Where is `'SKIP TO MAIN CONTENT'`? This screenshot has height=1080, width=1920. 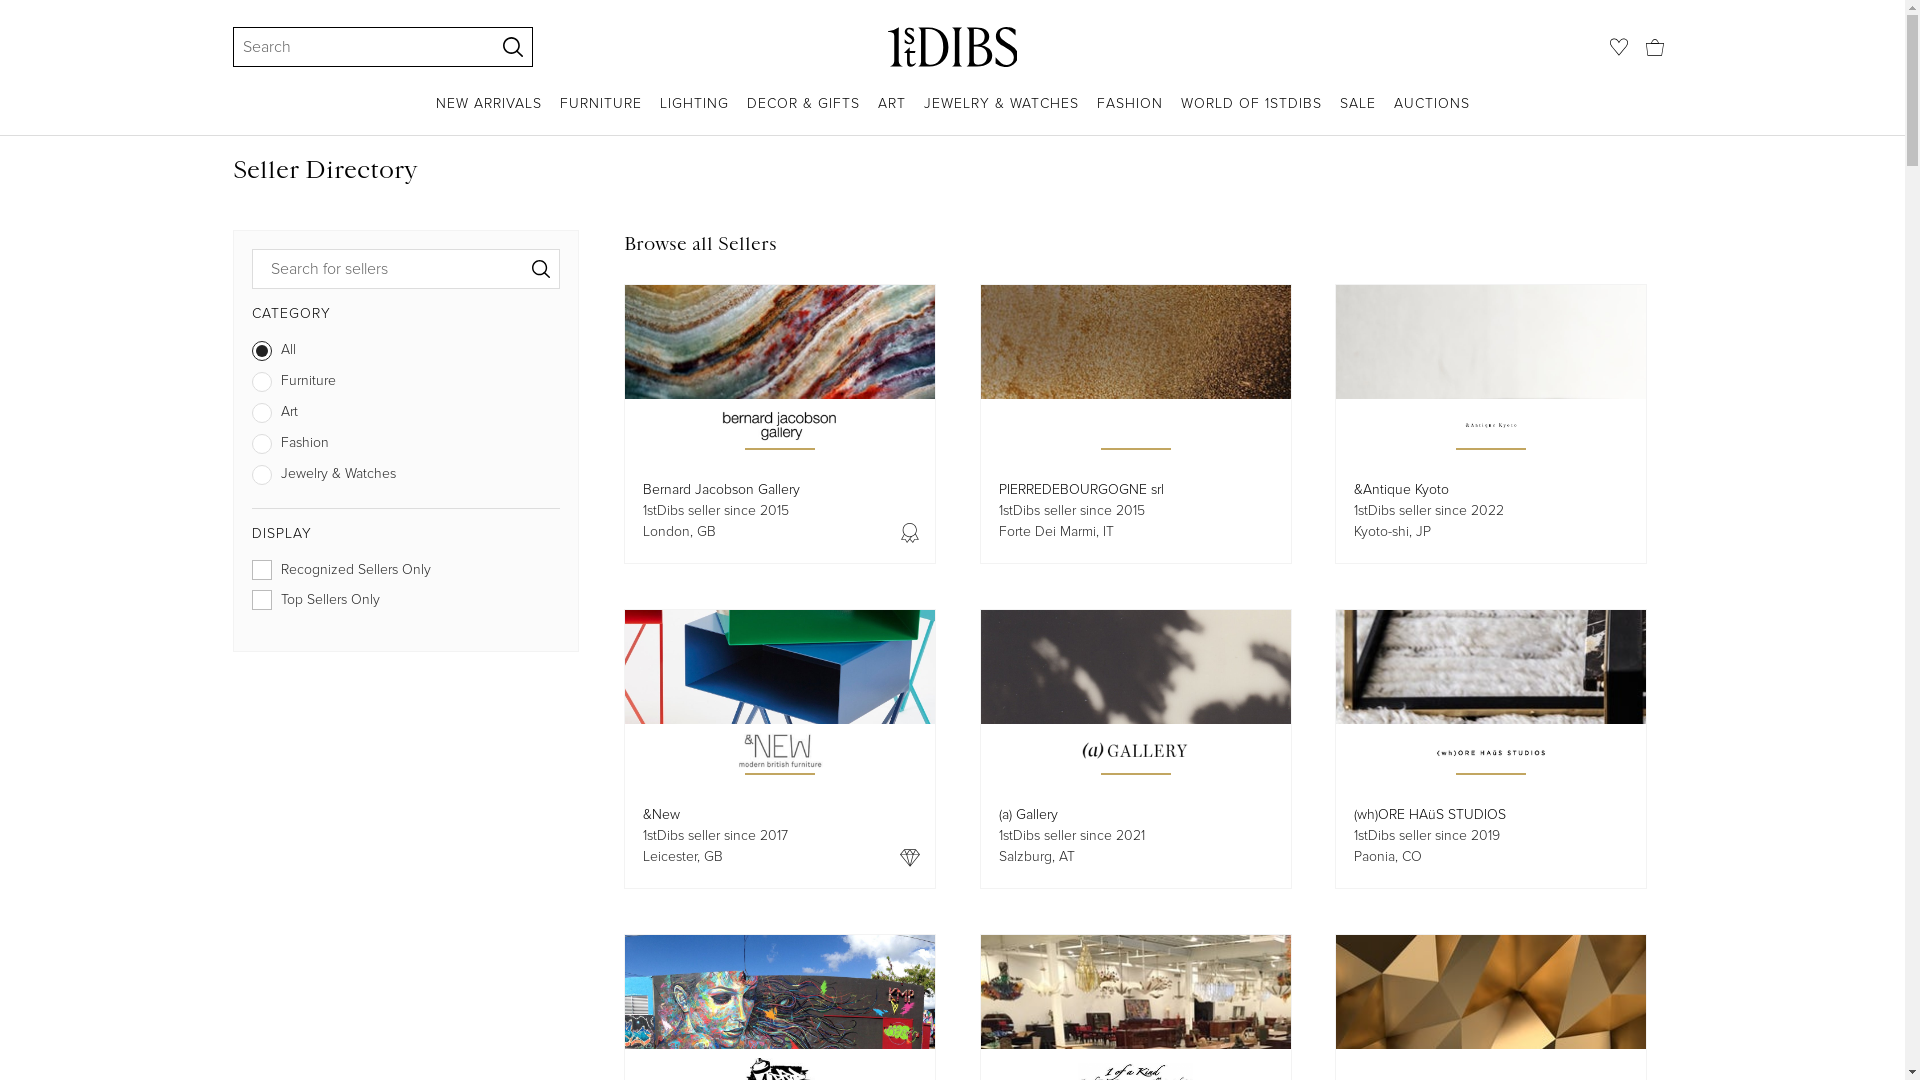 'SKIP TO MAIN CONTENT' is located at coordinates (8, 8).